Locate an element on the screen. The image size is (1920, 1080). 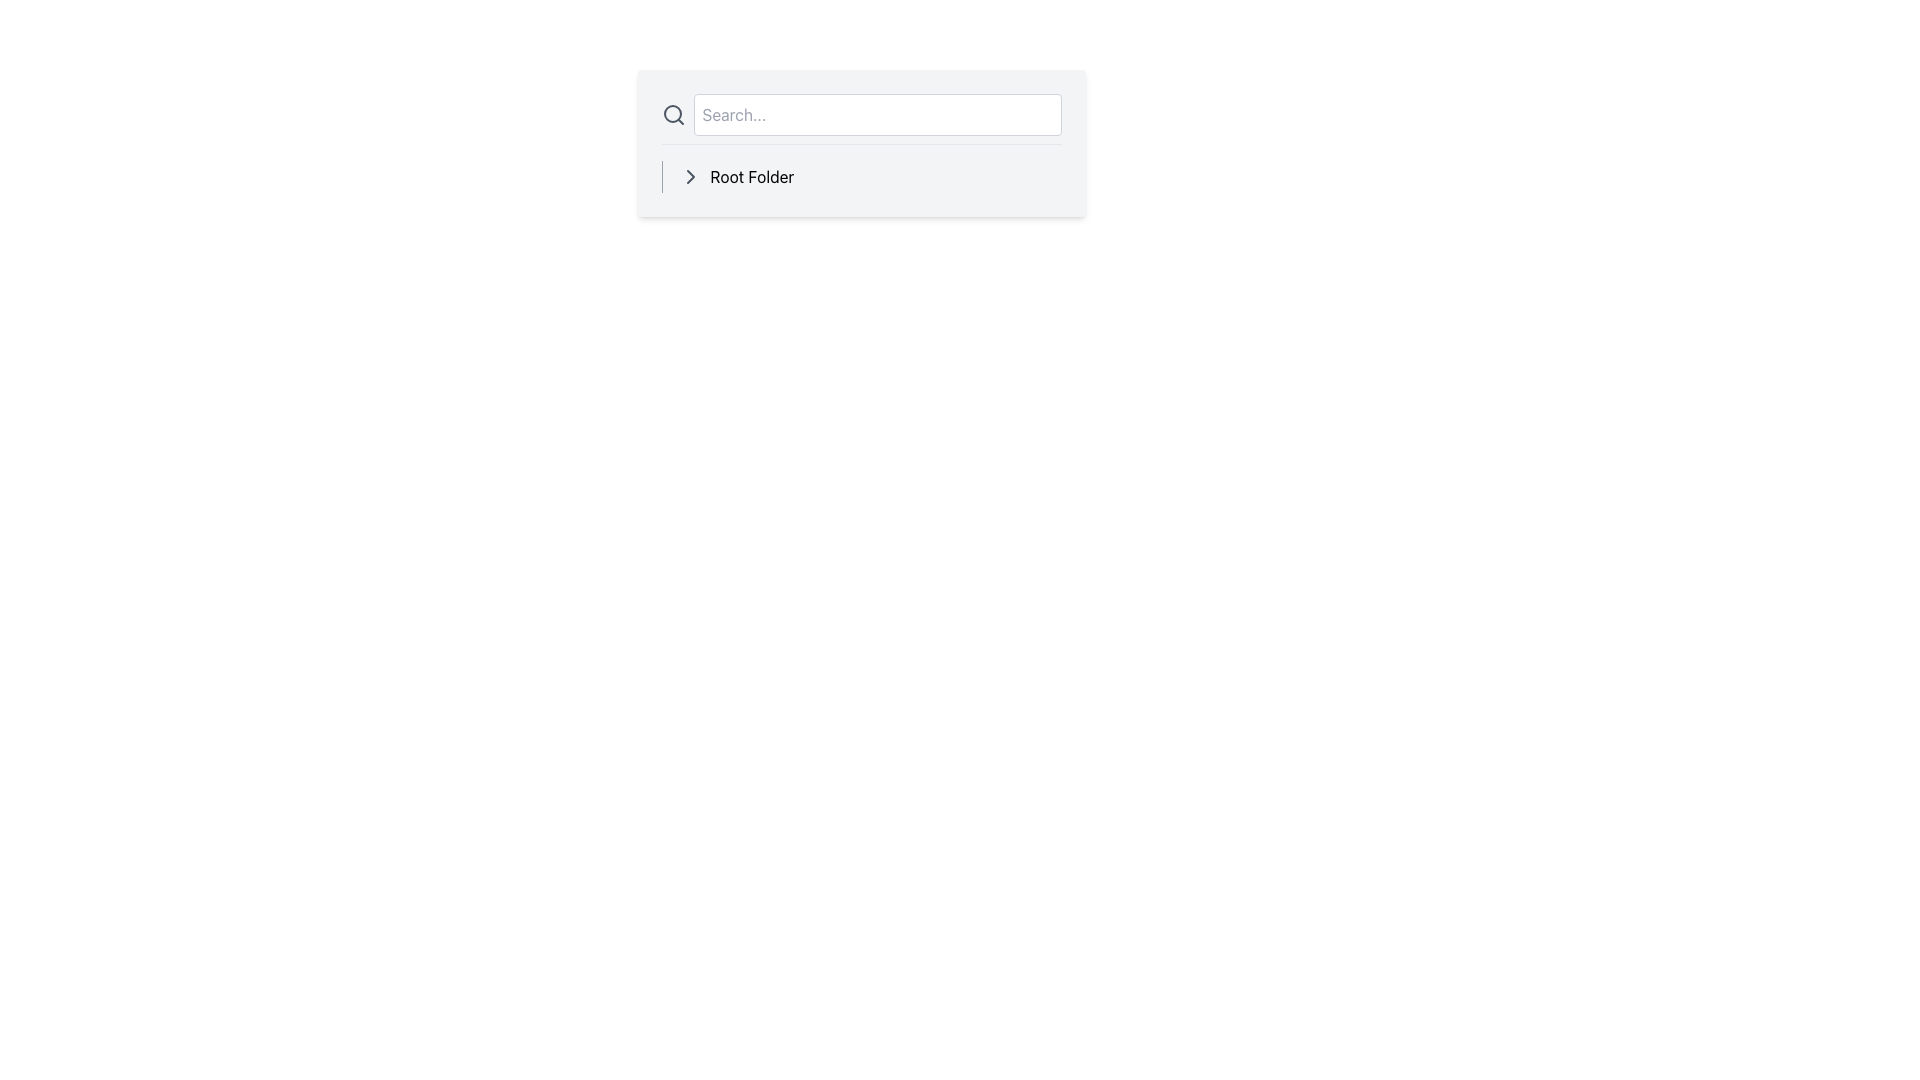
the SVG circle element that represents the lens of the magnifying glass in the Search panel, positioned to the left of the search input field is located at coordinates (672, 114).